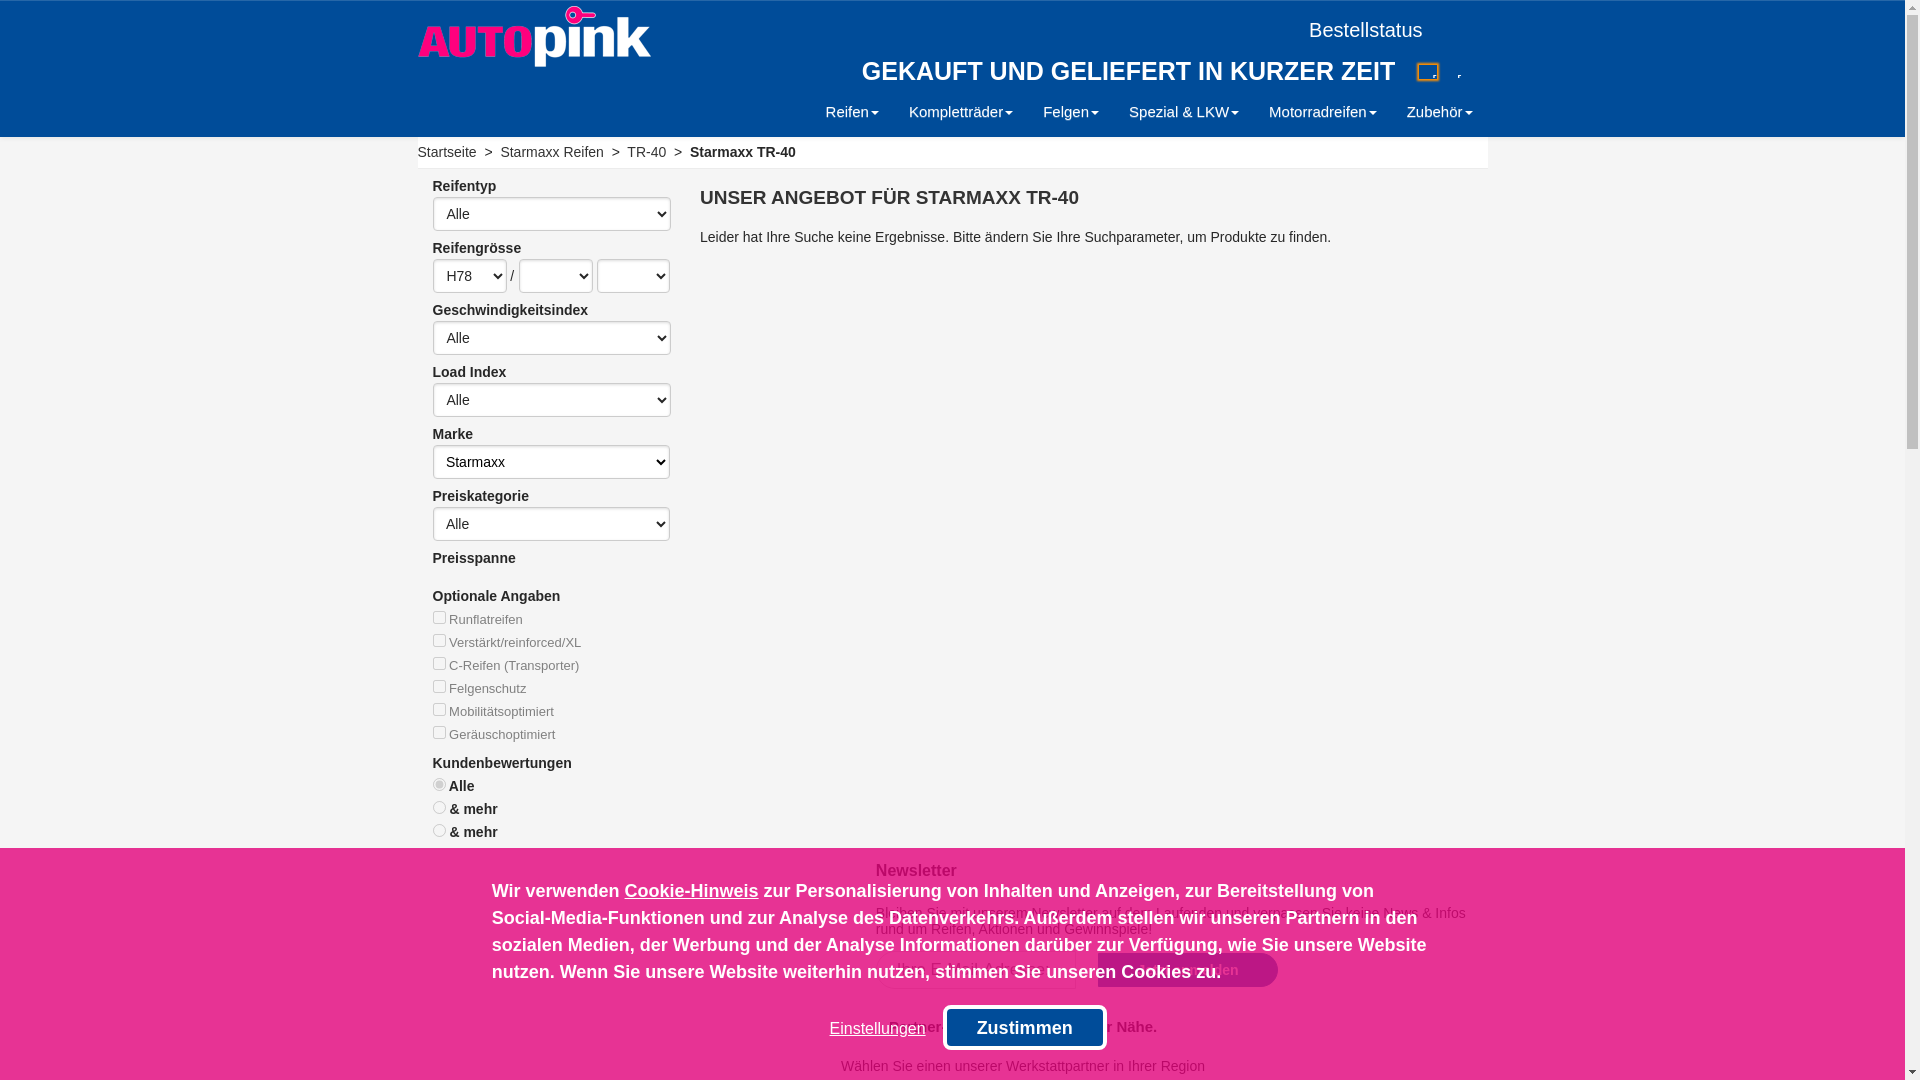 The image size is (1920, 1080). What do you see at coordinates (1453, 71) in the screenshot?
I see `'[FR]'` at bounding box center [1453, 71].